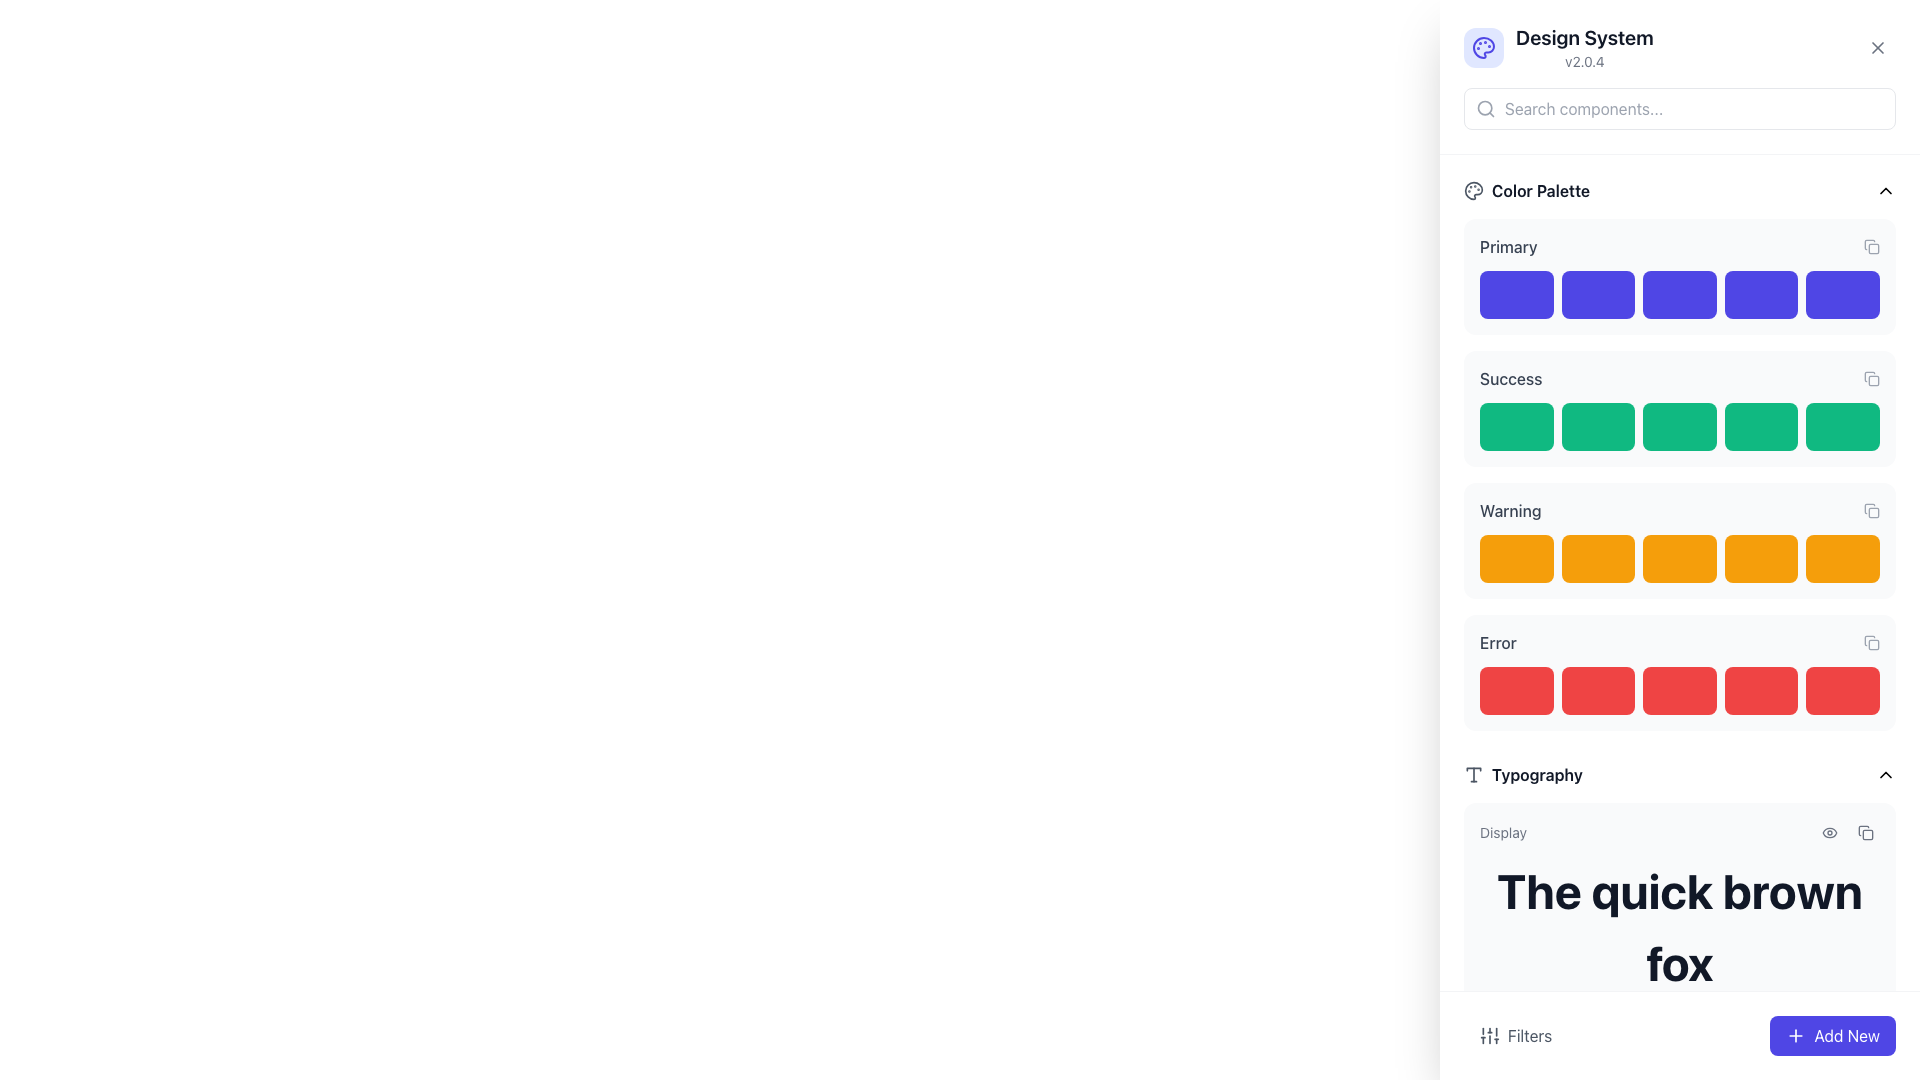 The image size is (1920, 1080). Describe the element at coordinates (1680, 294) in the screenshot. I see `the third blue rectangular block from the left in the 'Primary' group of colored buttons` at that location.